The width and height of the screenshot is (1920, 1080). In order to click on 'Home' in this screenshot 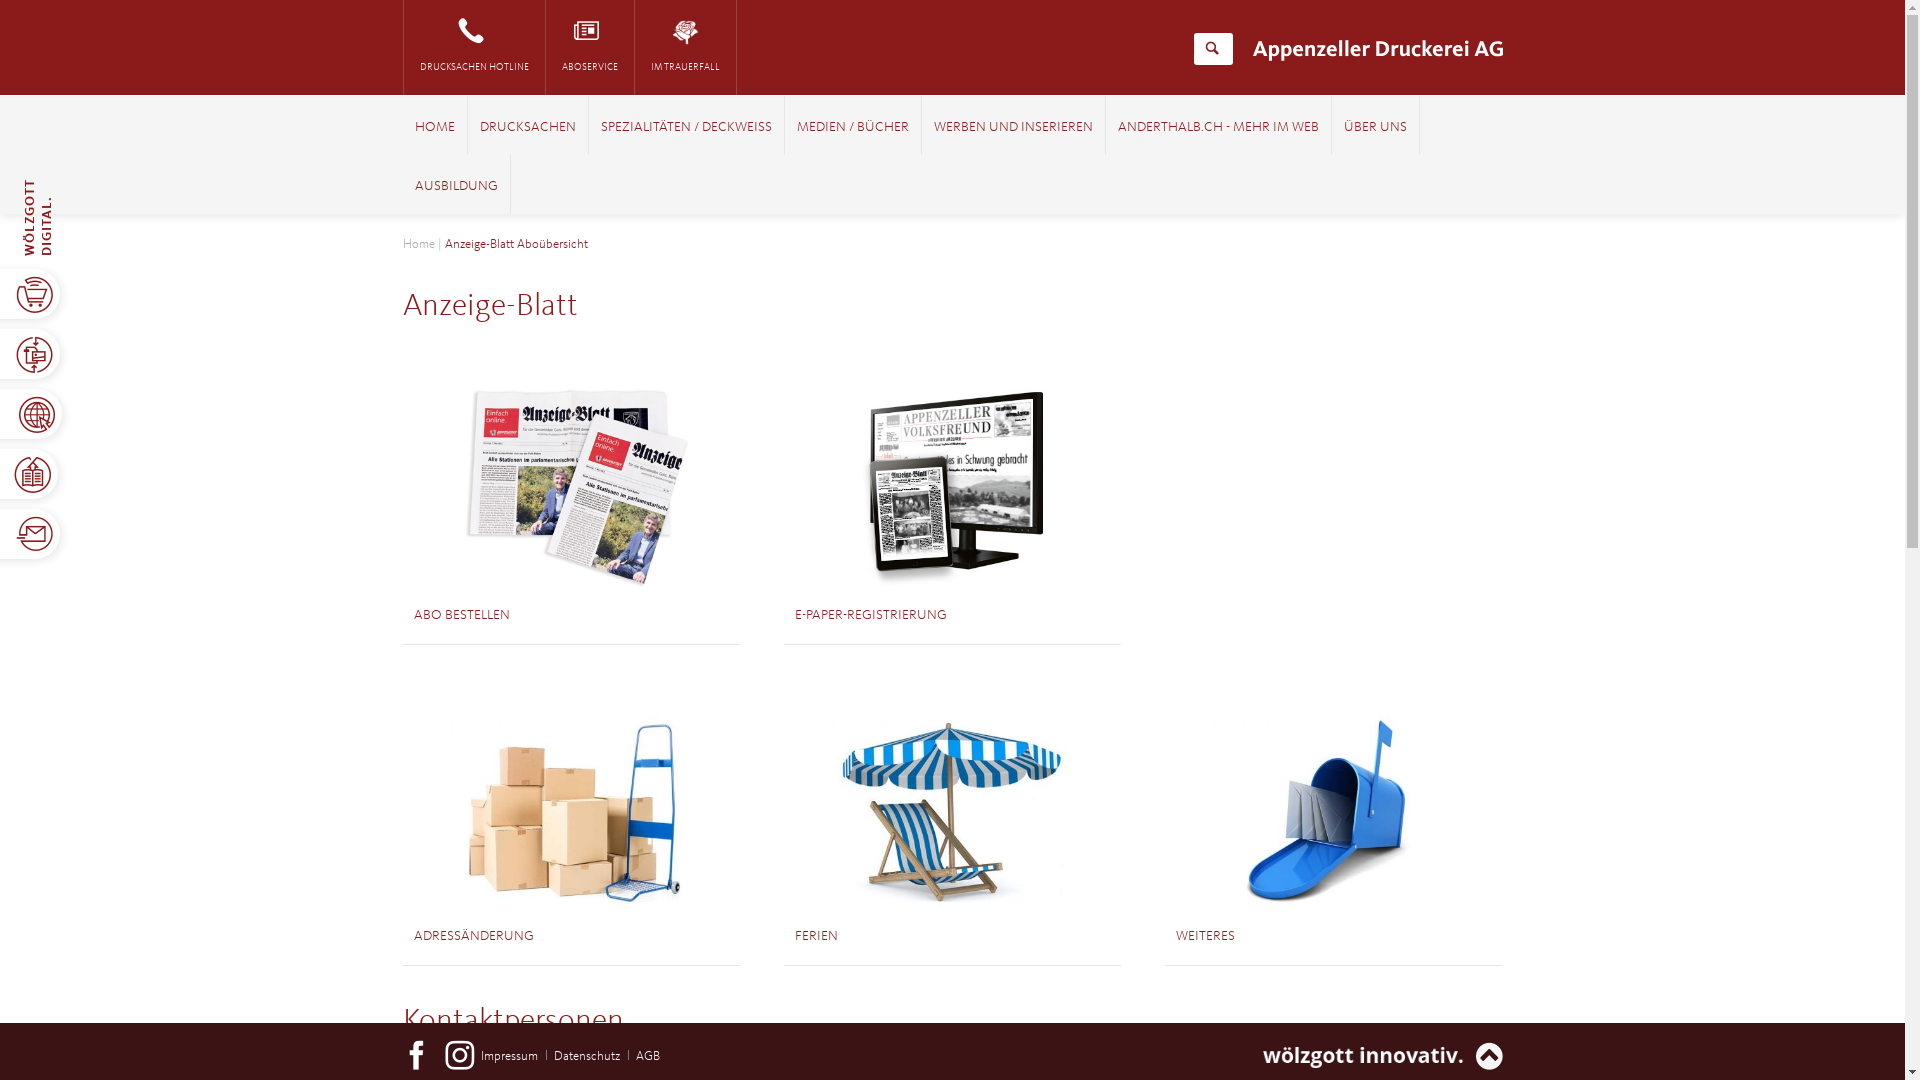, I will do `click(416, 243)`.